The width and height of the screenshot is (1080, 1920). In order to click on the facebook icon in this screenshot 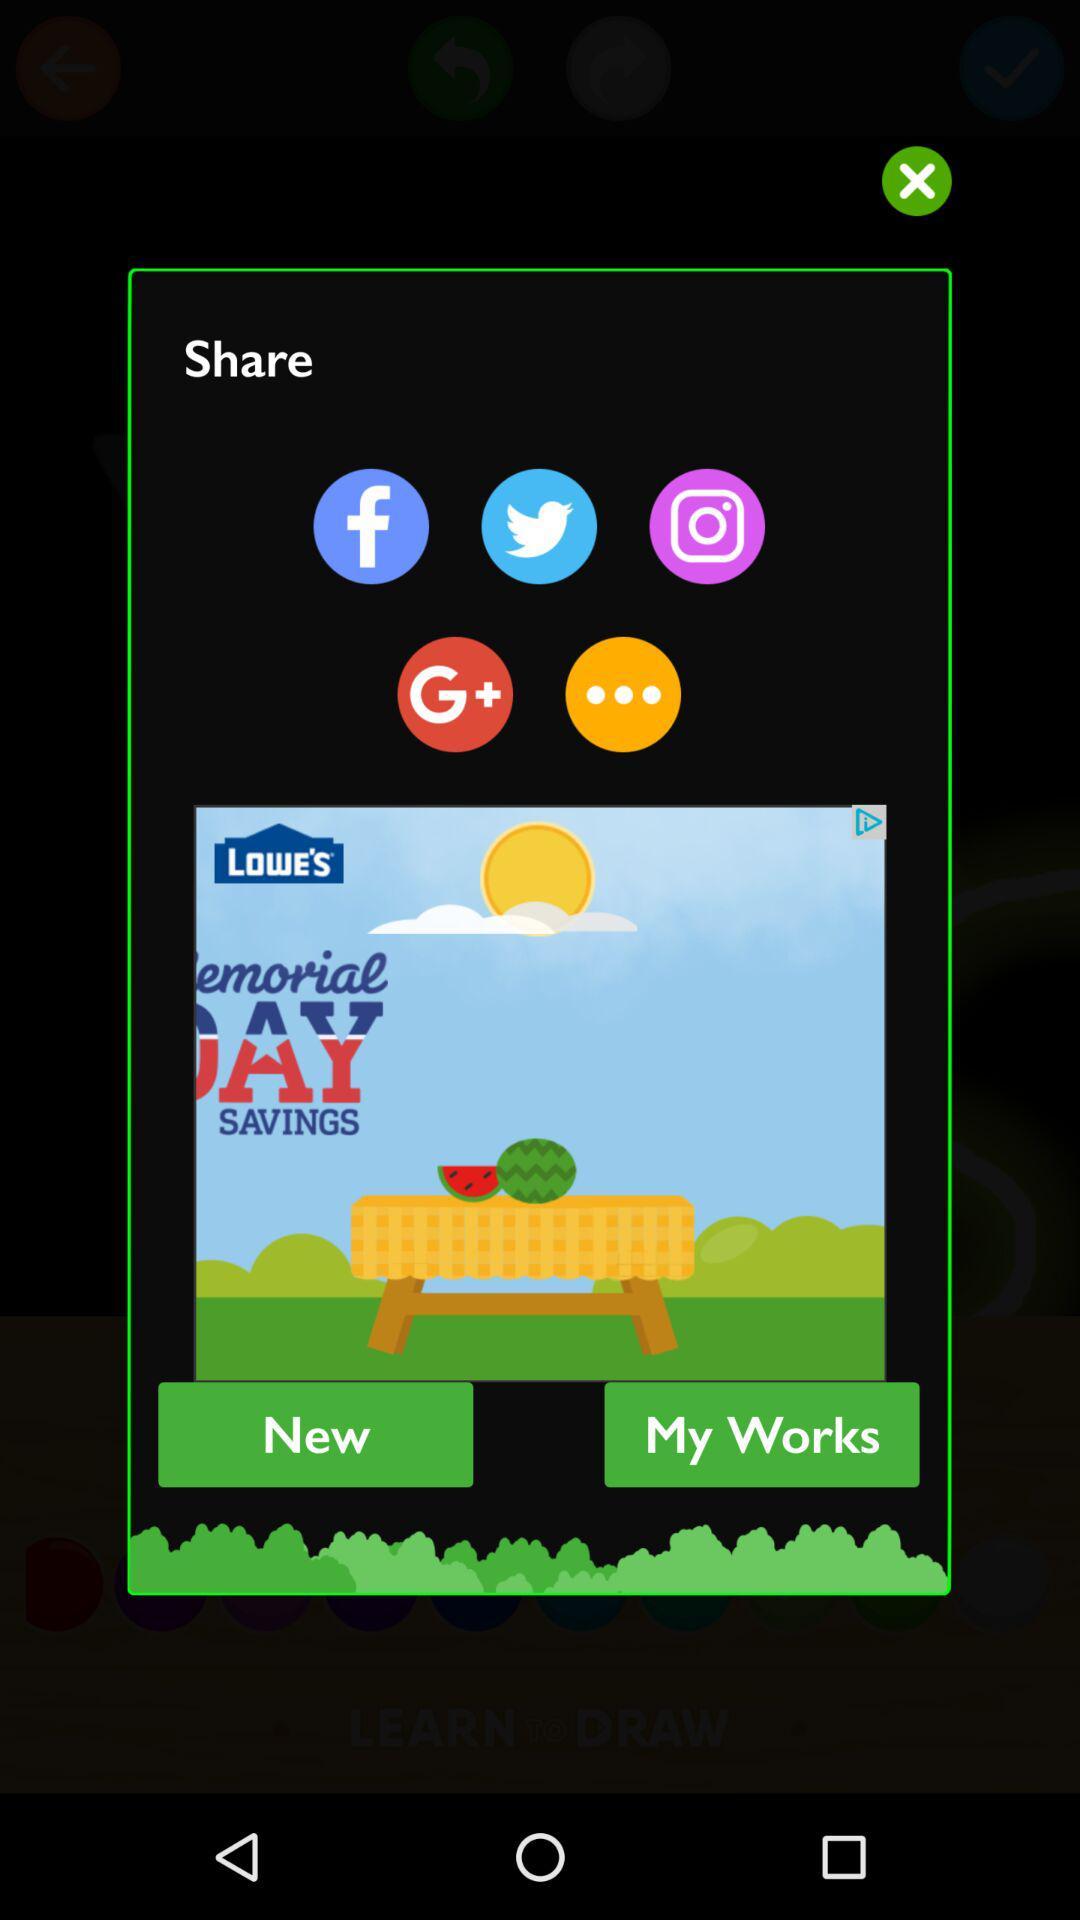, I will do `click(371, 526)`.